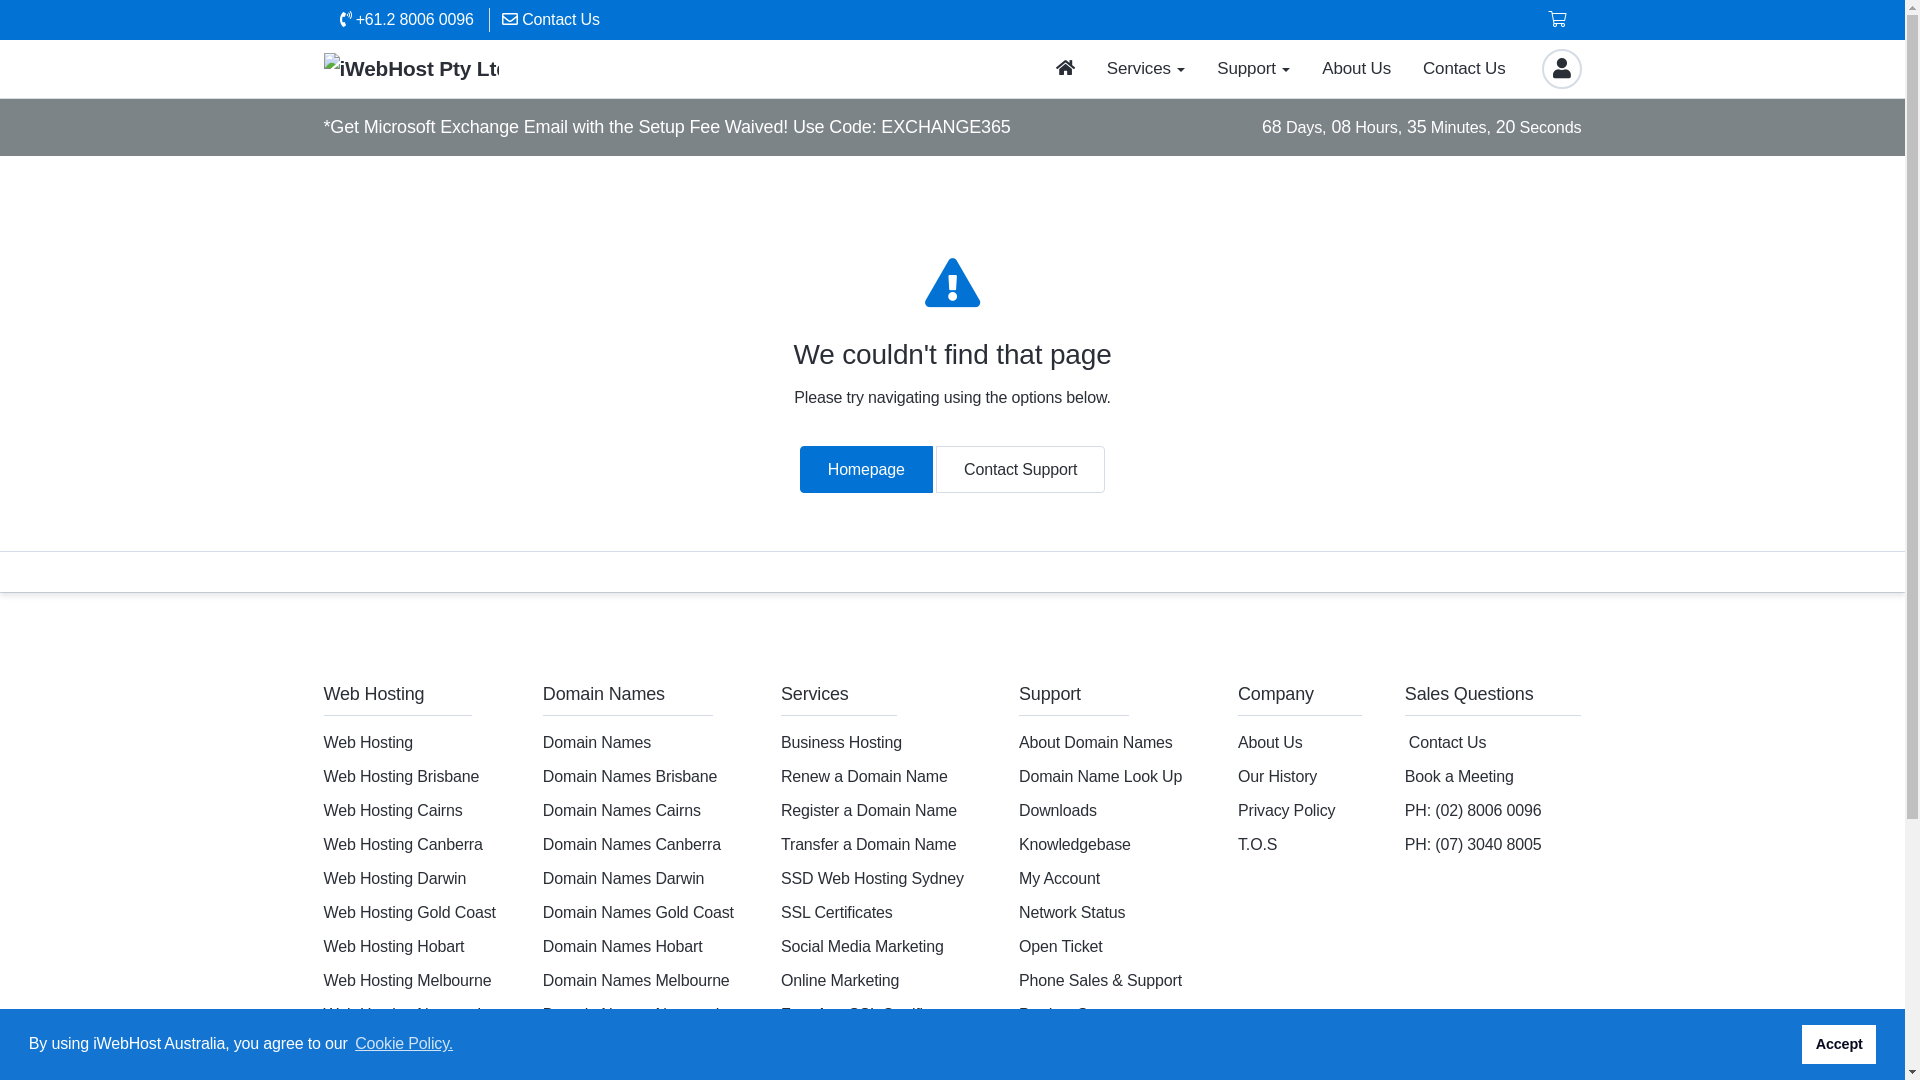 This screenshot has width=1920, height=1080. What do you see at coordinates (840, 979) in the screenshot?
I see `'Online Marketing'` at bounding box center [840, 979].